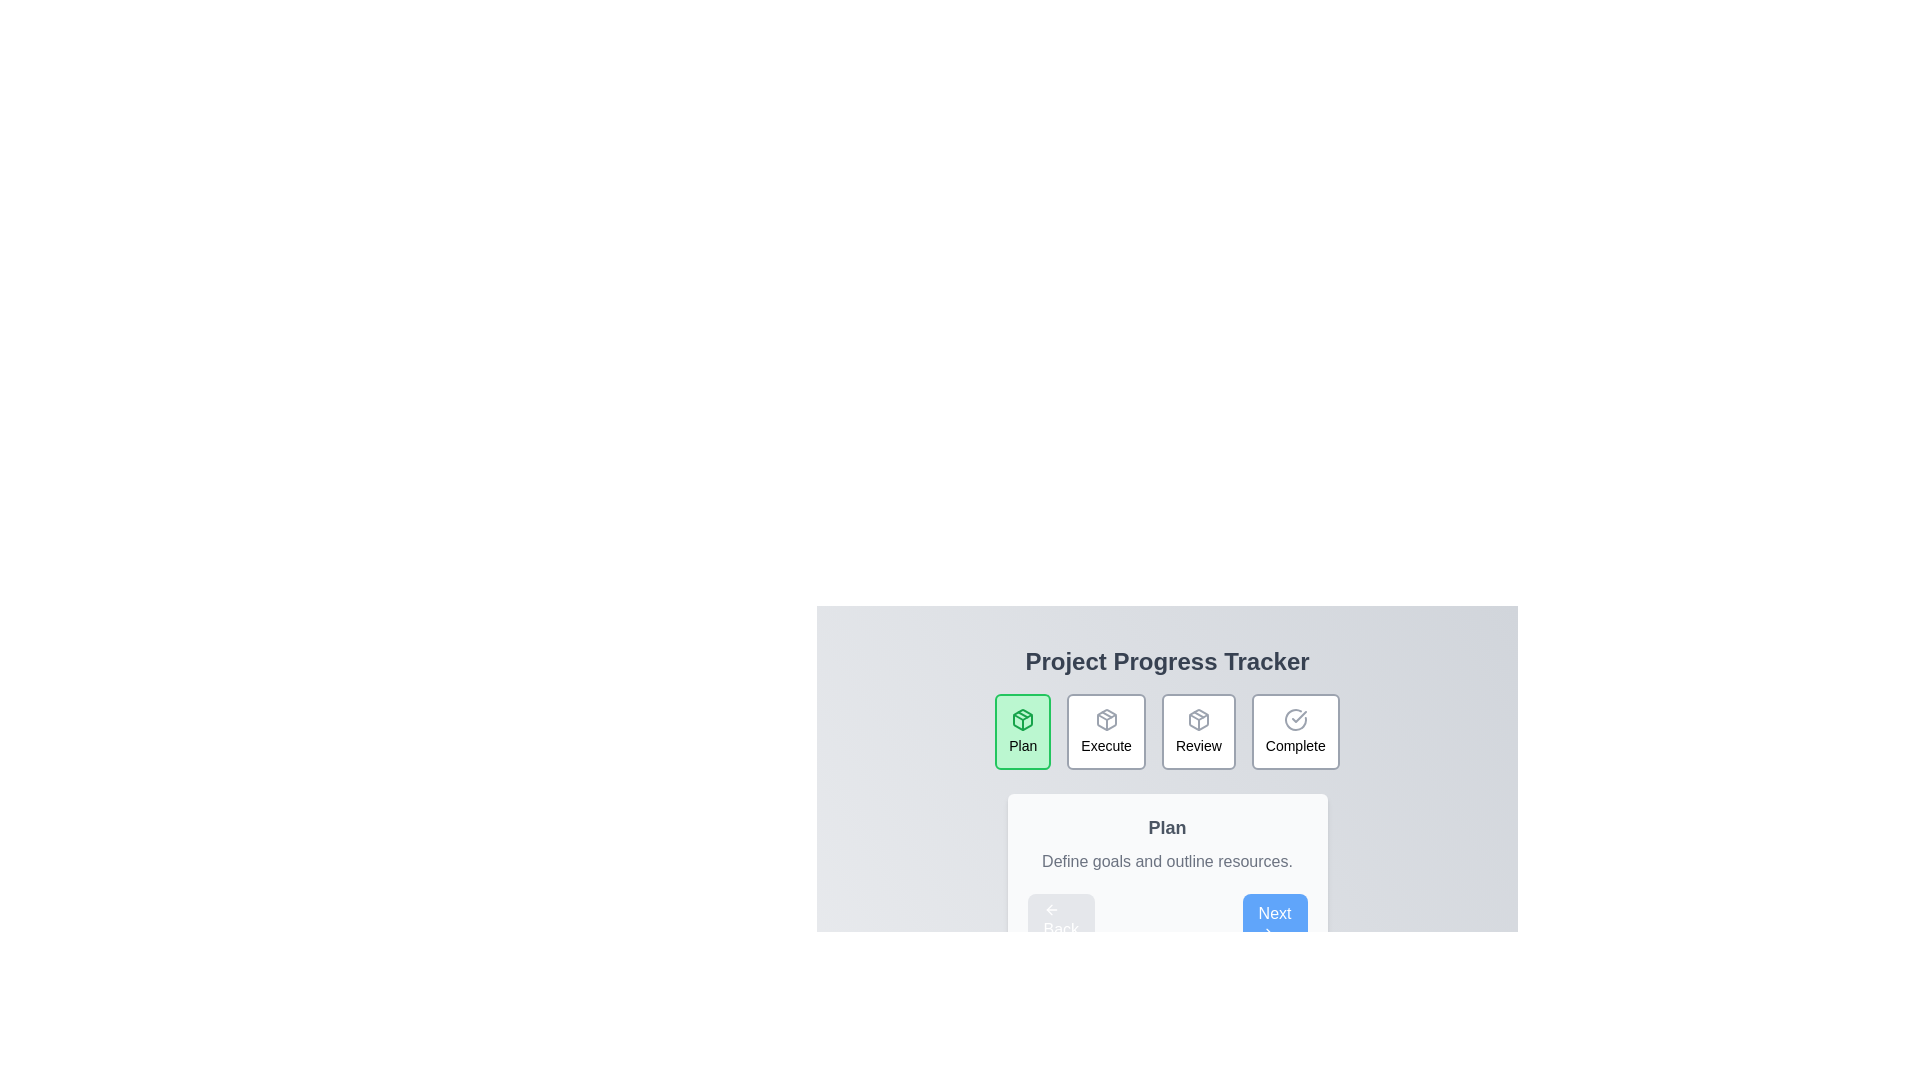 This screenshot has width=1920, height=1080. What do you see at coordinates (1198, 732) in the screenshot?
I see `the step labeled Review to select it` at bounding box center [1198, 732].